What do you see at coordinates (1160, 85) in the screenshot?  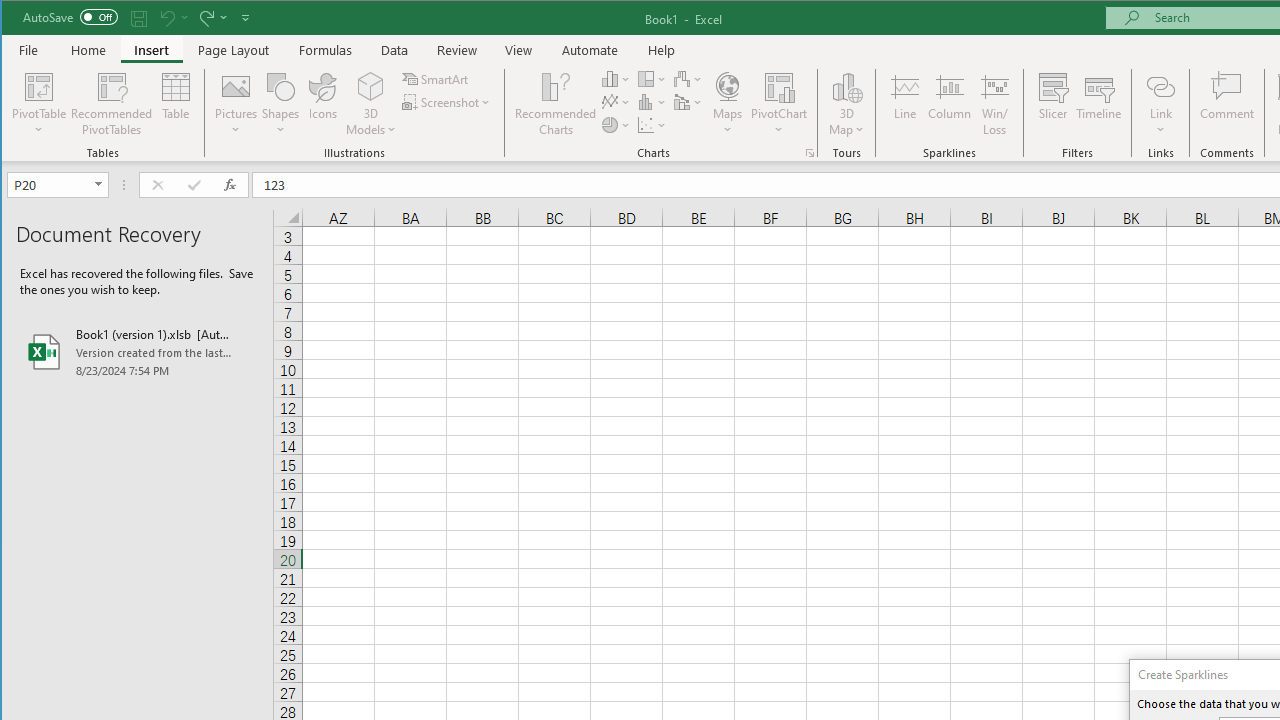 I see `'Link'` at bounding box center [1160, 85].